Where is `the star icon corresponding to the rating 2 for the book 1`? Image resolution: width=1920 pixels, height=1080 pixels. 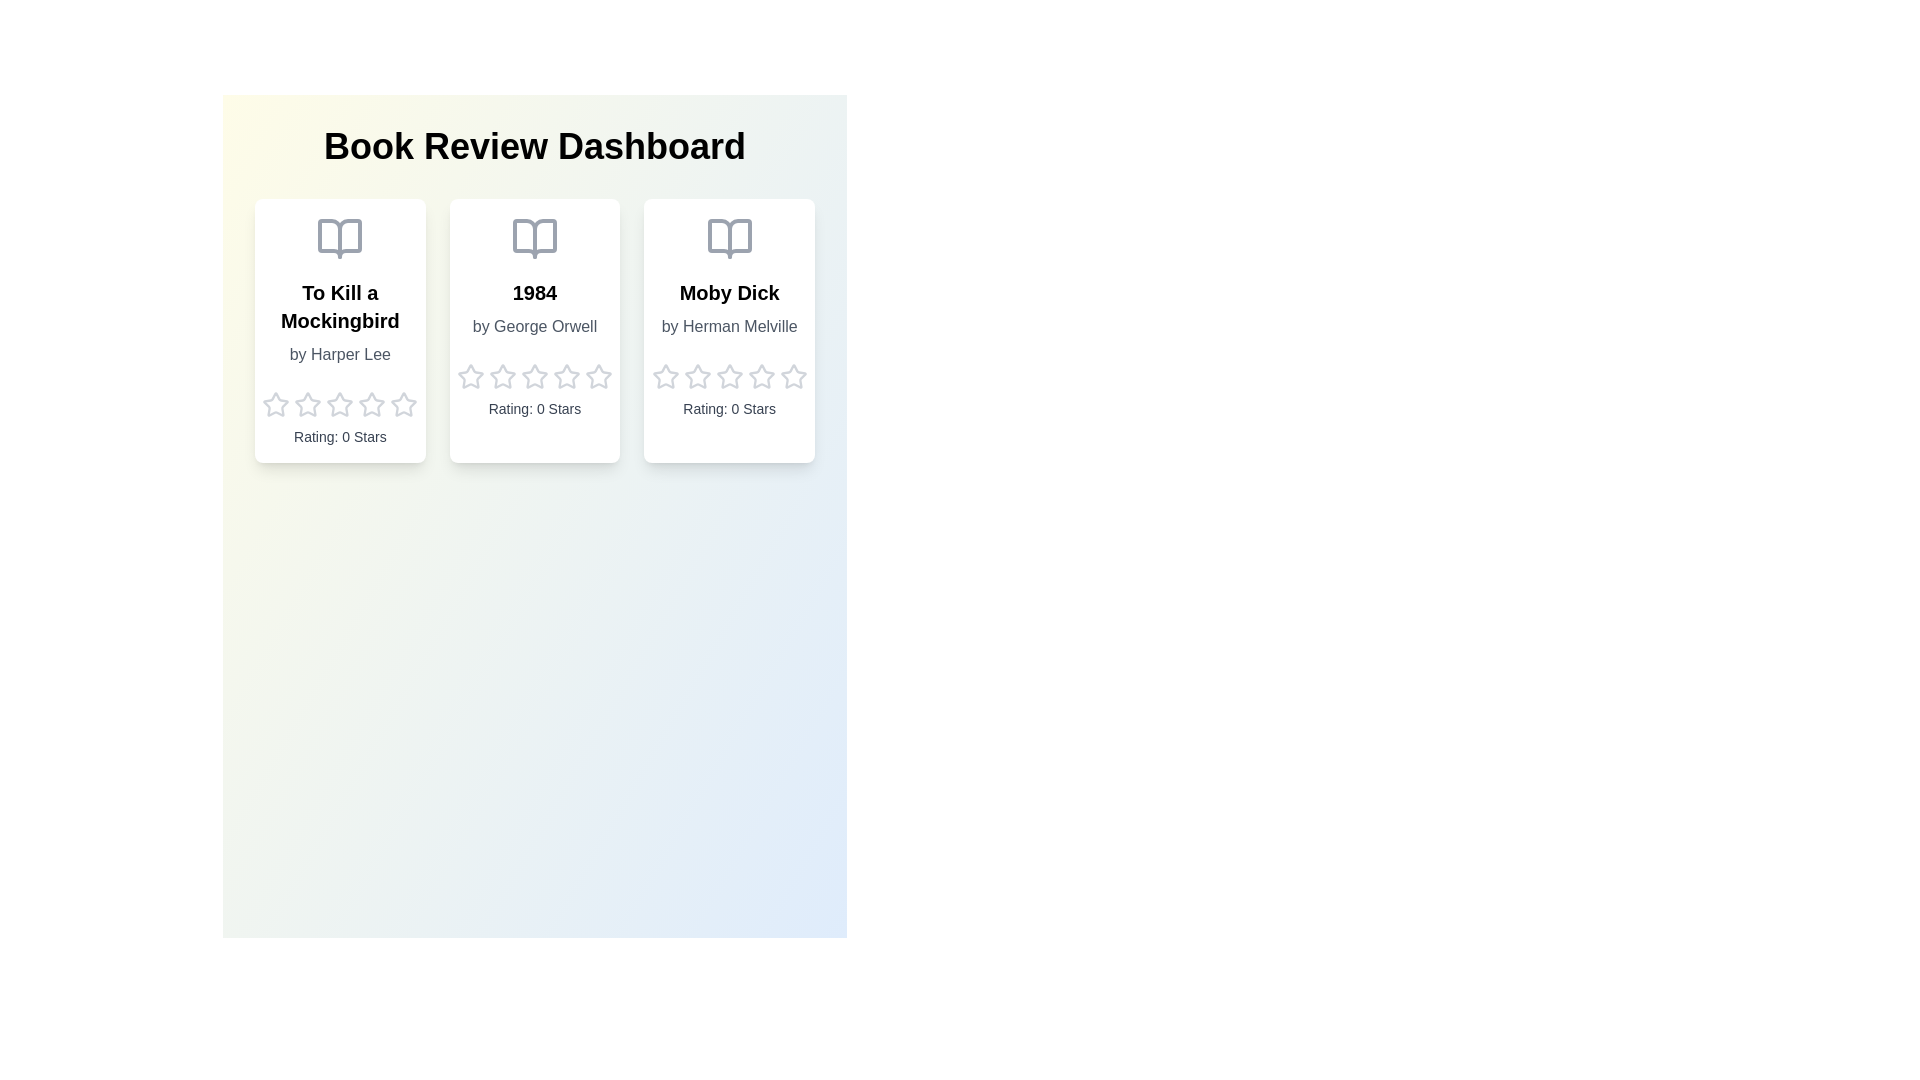
the star icon corresponding to the rating 2 for the book 1 is located at coordinates (306, 405).